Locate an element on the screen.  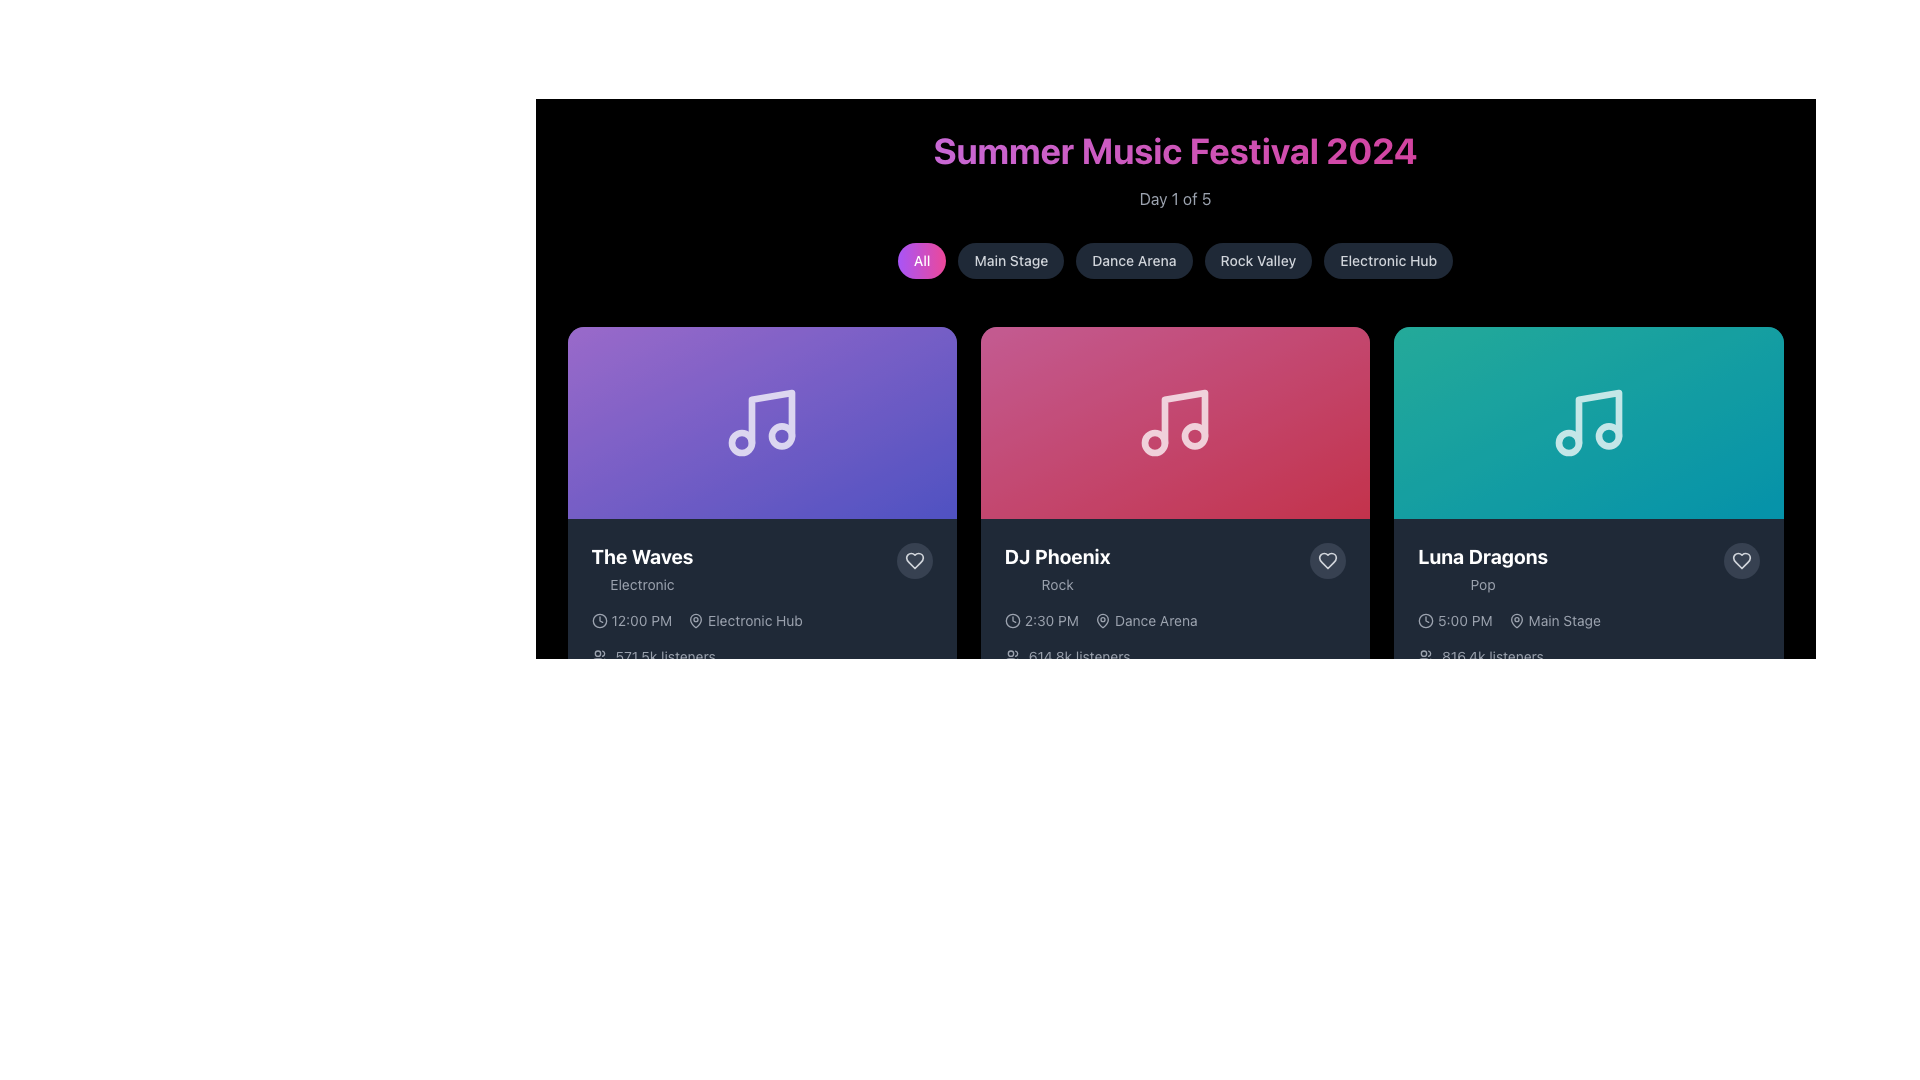
the main heading text element located near the top of the interface, which serves as the title and context for the current view is located at coordinates (1175, 149).